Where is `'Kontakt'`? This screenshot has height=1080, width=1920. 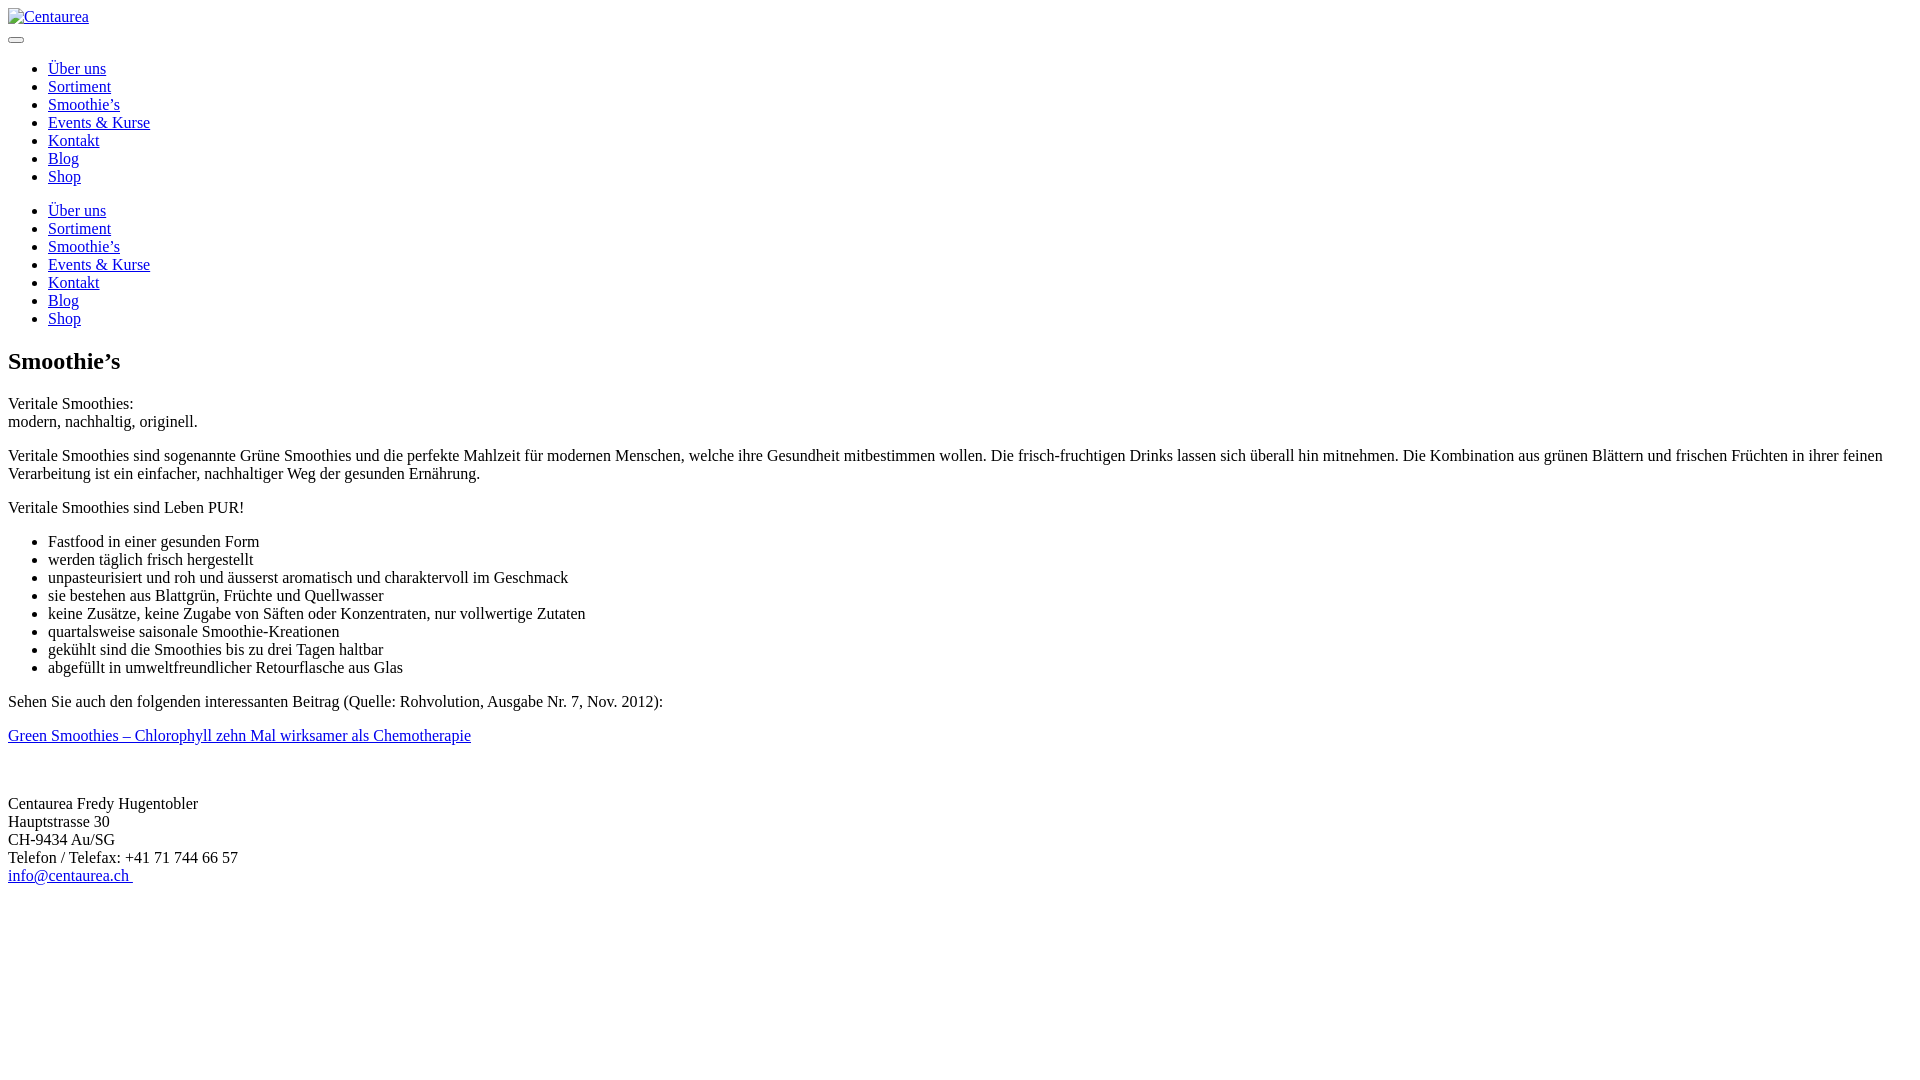
'Kontakt' is located at coordinates (48, 139).